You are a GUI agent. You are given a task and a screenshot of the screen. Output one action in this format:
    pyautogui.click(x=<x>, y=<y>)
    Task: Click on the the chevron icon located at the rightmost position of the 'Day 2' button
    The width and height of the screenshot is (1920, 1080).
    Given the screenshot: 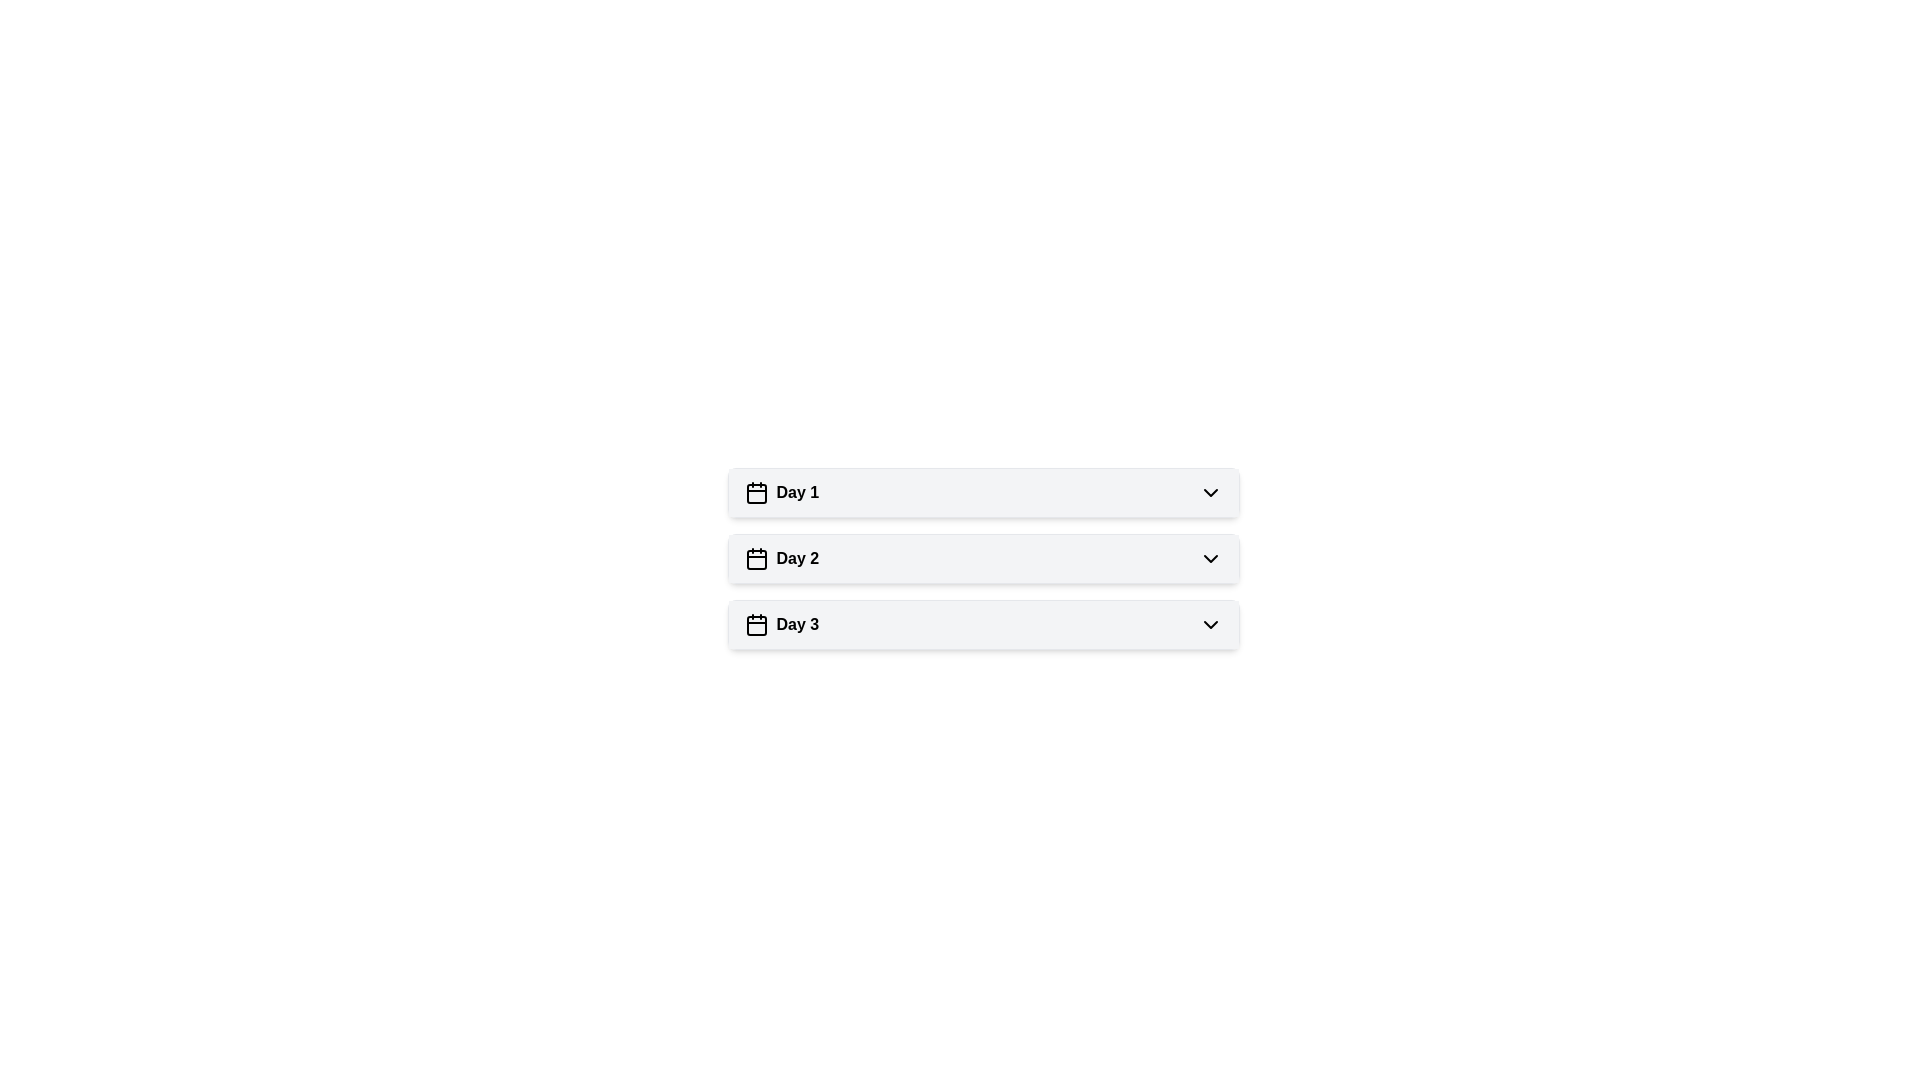 What is the action you would take?
    pyautogui.click(x=1209, y=559)
    